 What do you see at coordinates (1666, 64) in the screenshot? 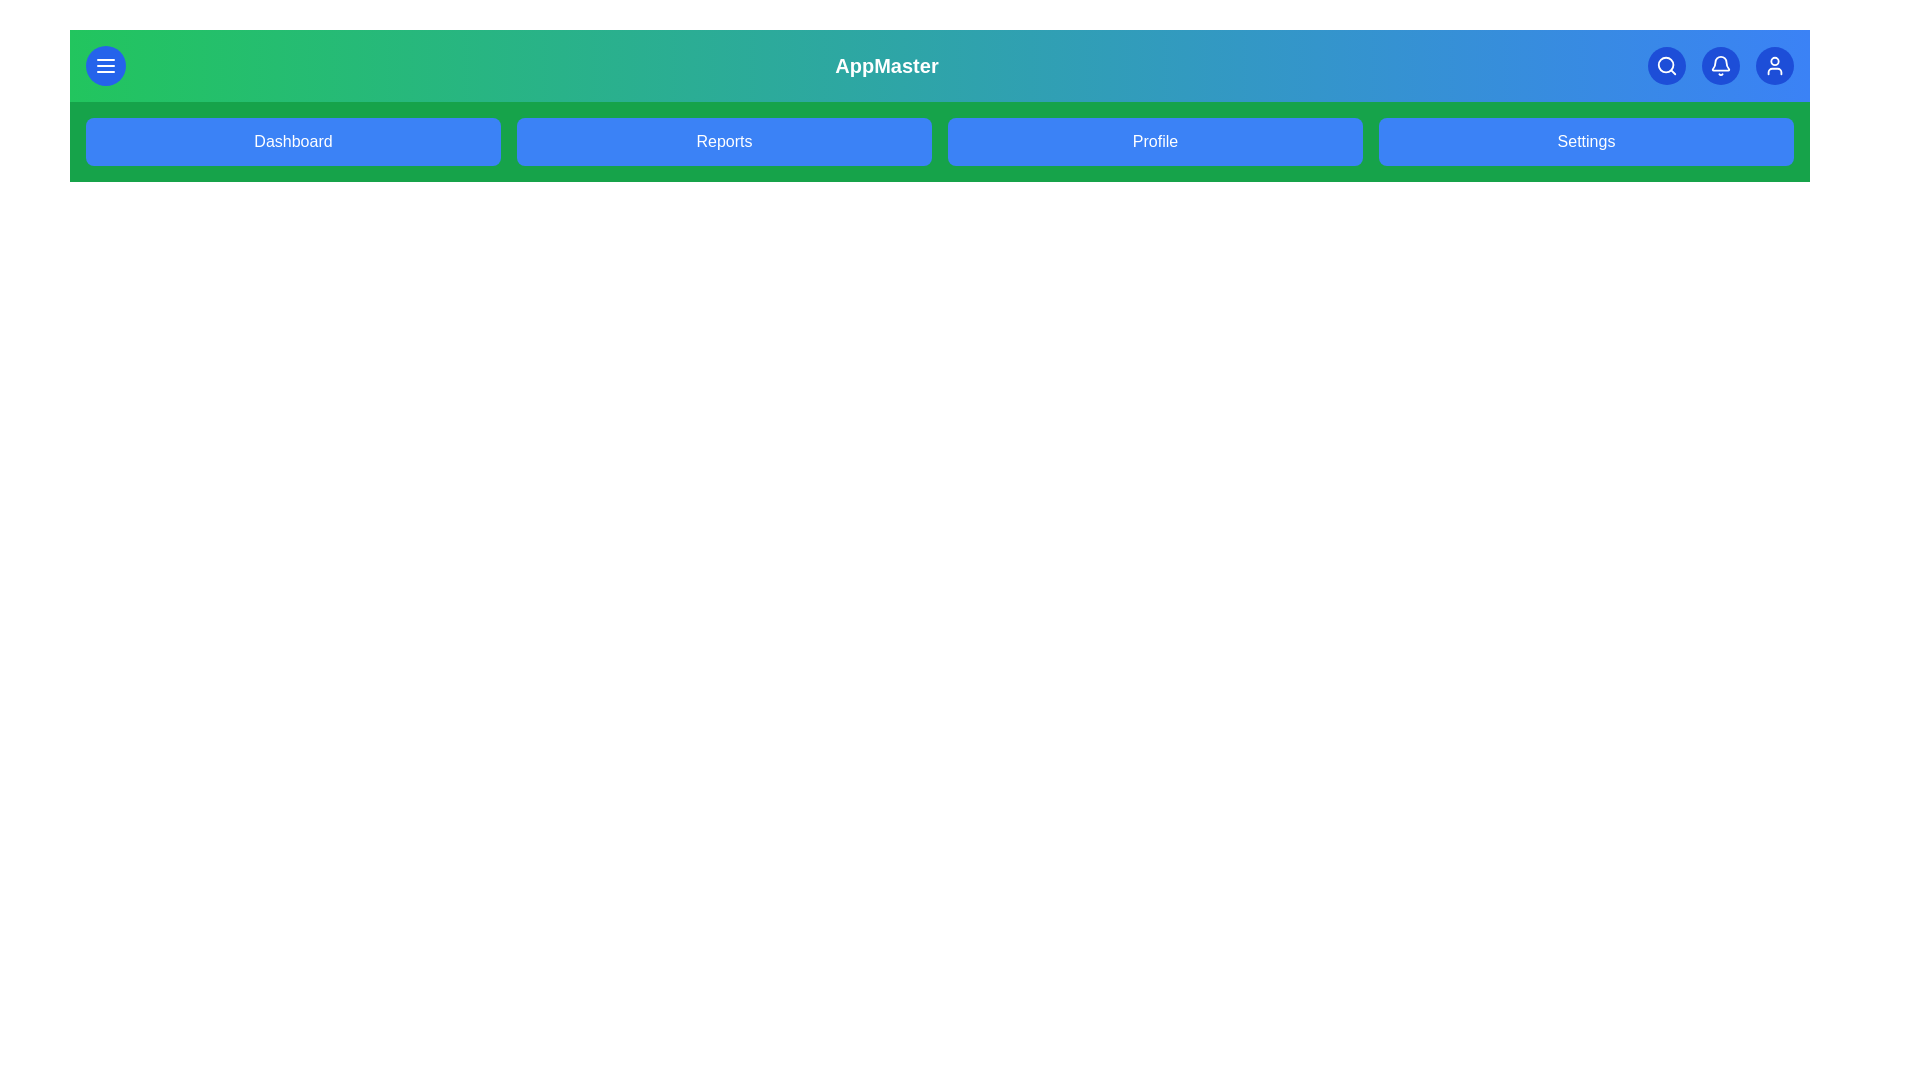
I see `the Search button in the StyledAppBar` at bounding box center [1666, 64].